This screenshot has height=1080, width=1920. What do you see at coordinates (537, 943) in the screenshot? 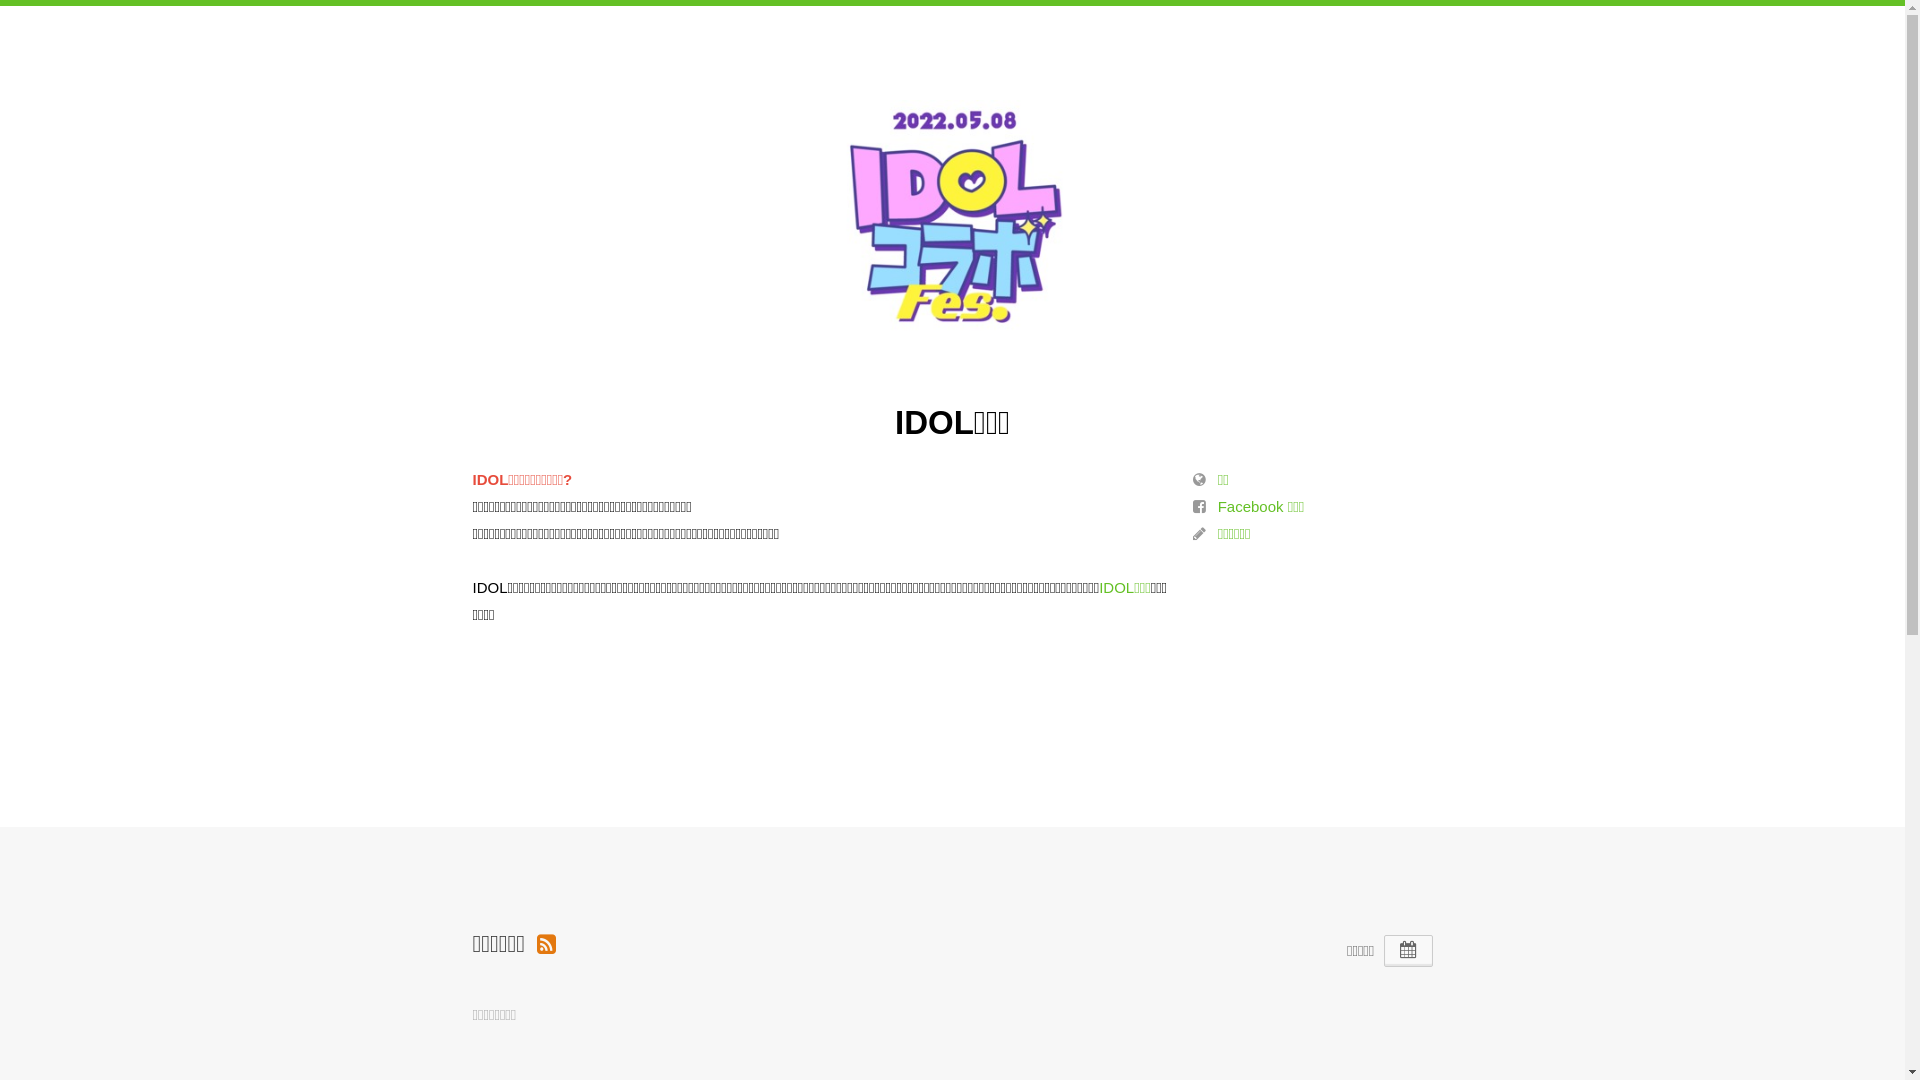
I see `'Organization Events RSS'` at bounding box center [537, 943].